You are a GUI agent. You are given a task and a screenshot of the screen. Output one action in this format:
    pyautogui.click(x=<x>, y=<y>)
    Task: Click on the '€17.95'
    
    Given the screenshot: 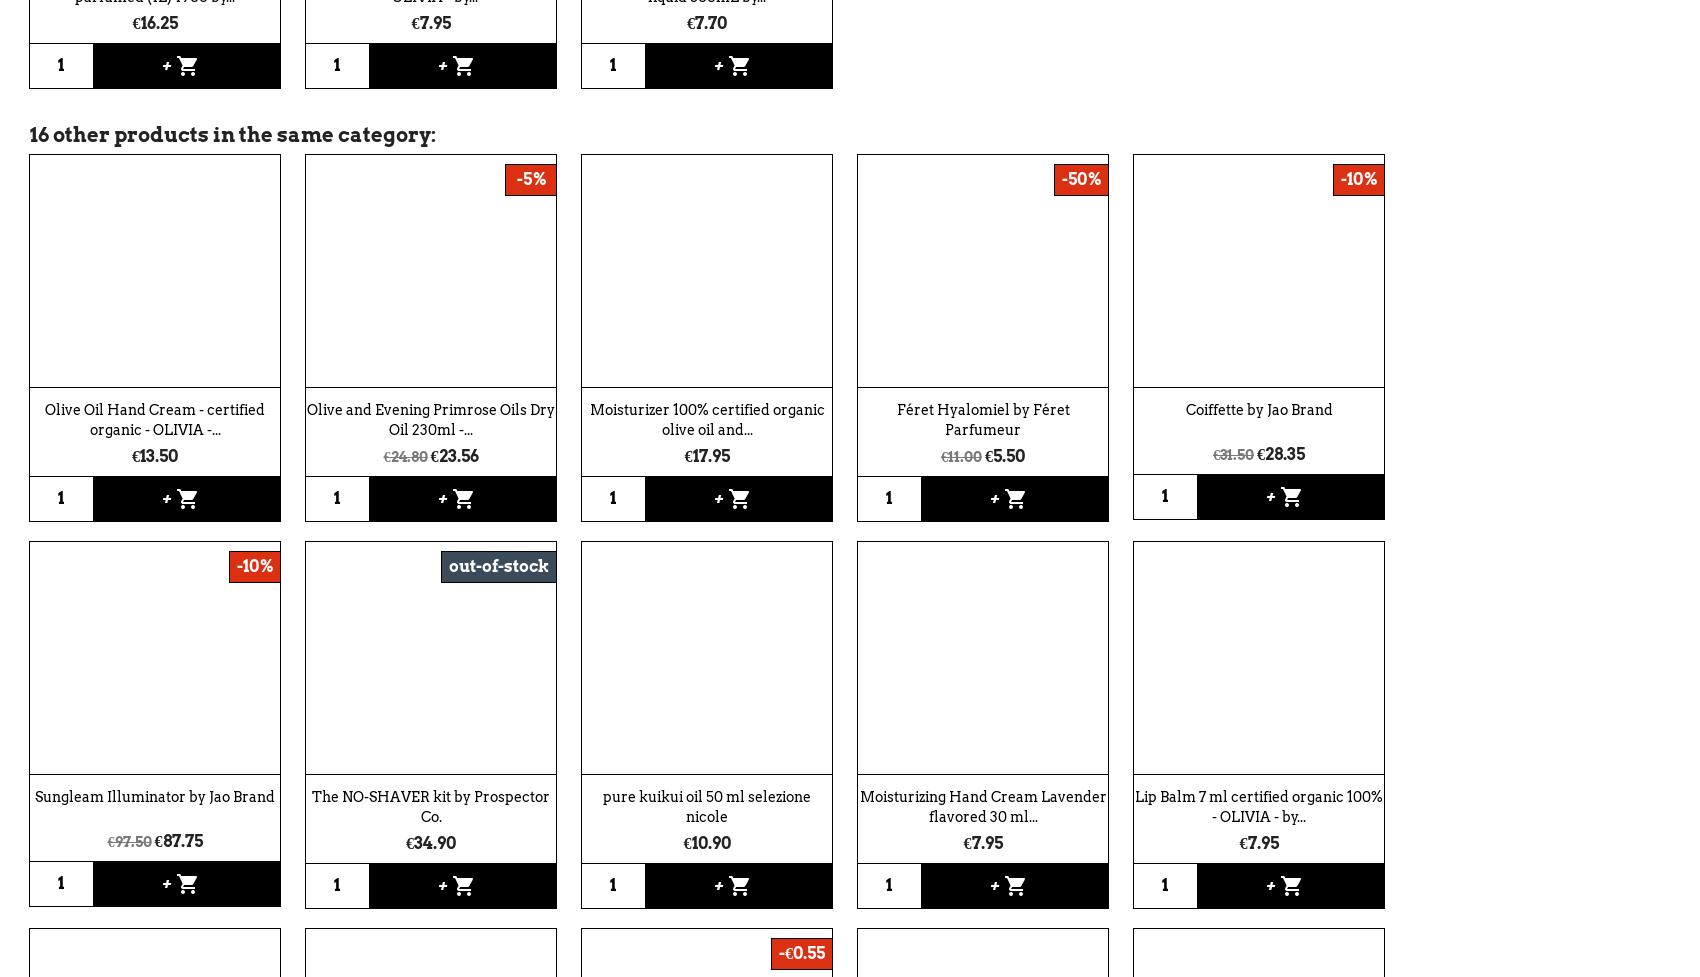 What is the action you would take?
    pyautogui.click(x=706, y=455)
    